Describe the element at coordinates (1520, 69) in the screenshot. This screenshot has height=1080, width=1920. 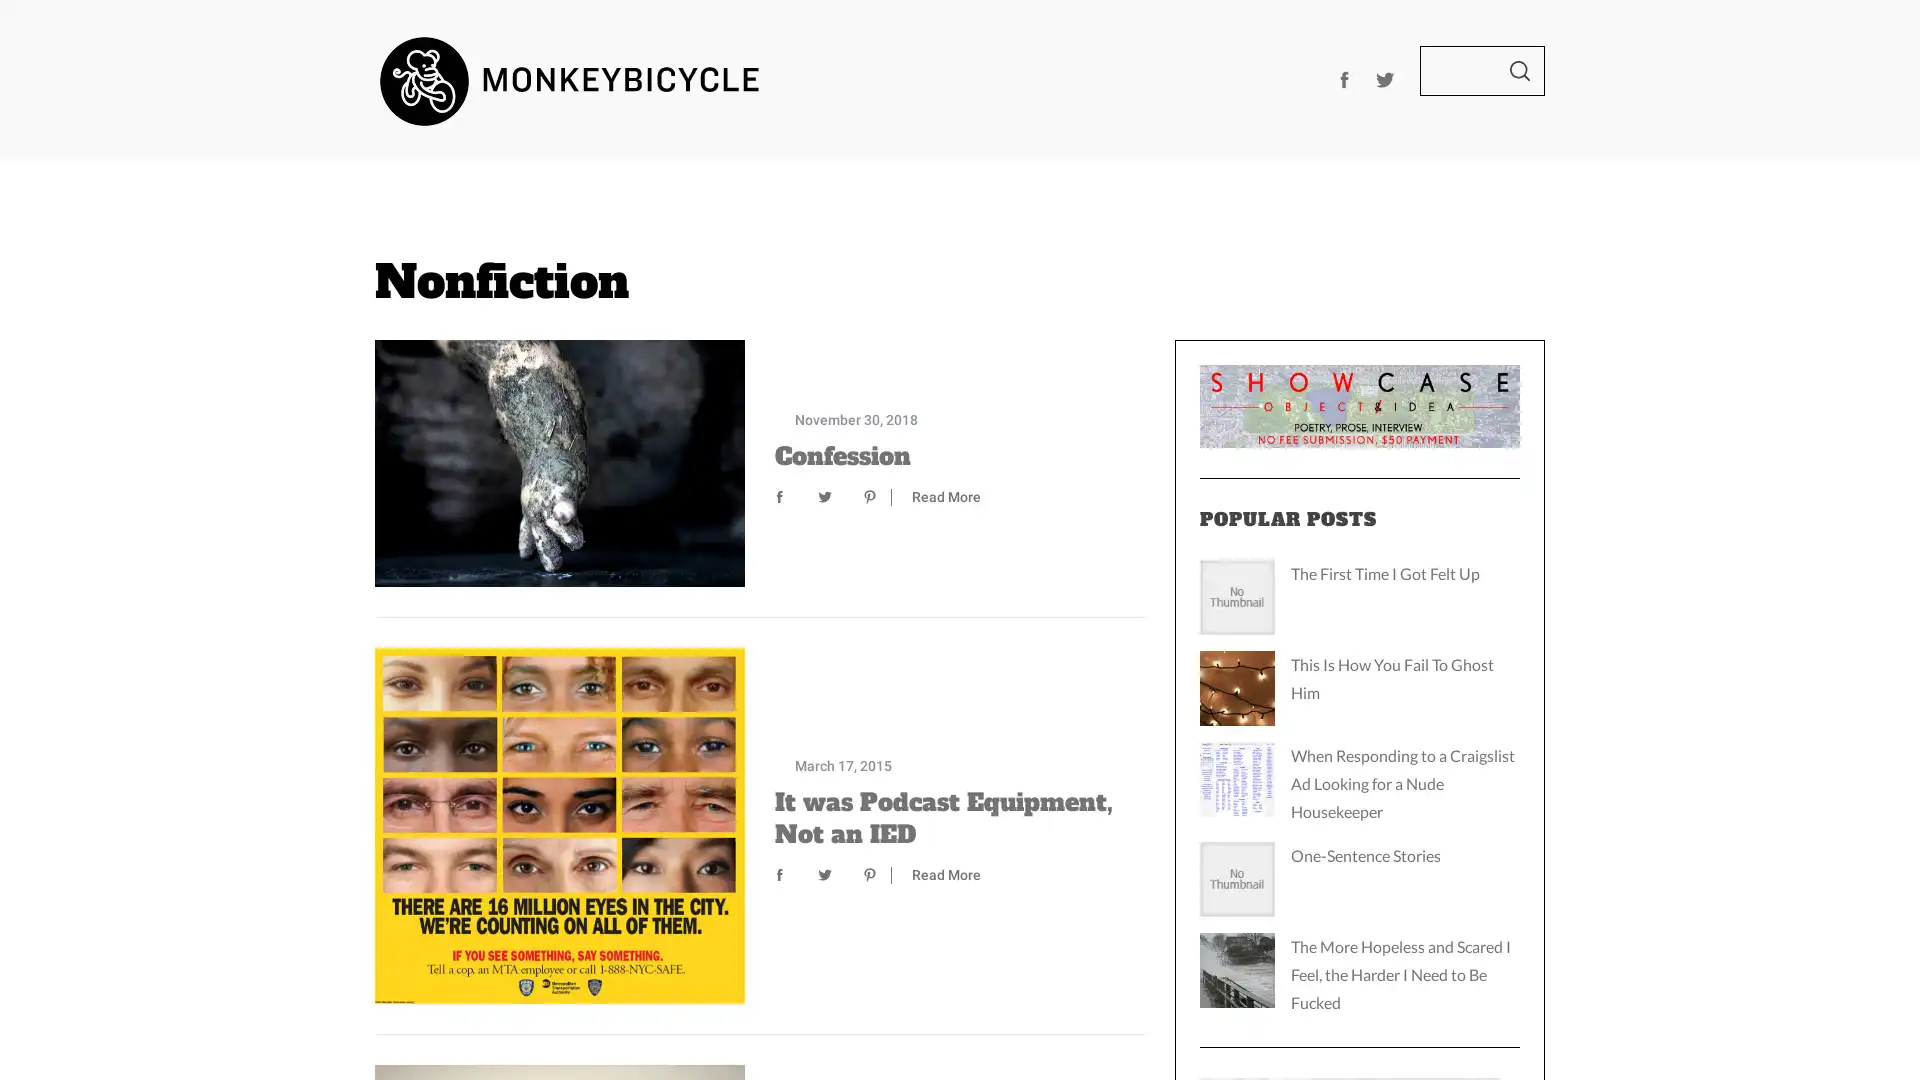
I see `SEARCH` at that location.